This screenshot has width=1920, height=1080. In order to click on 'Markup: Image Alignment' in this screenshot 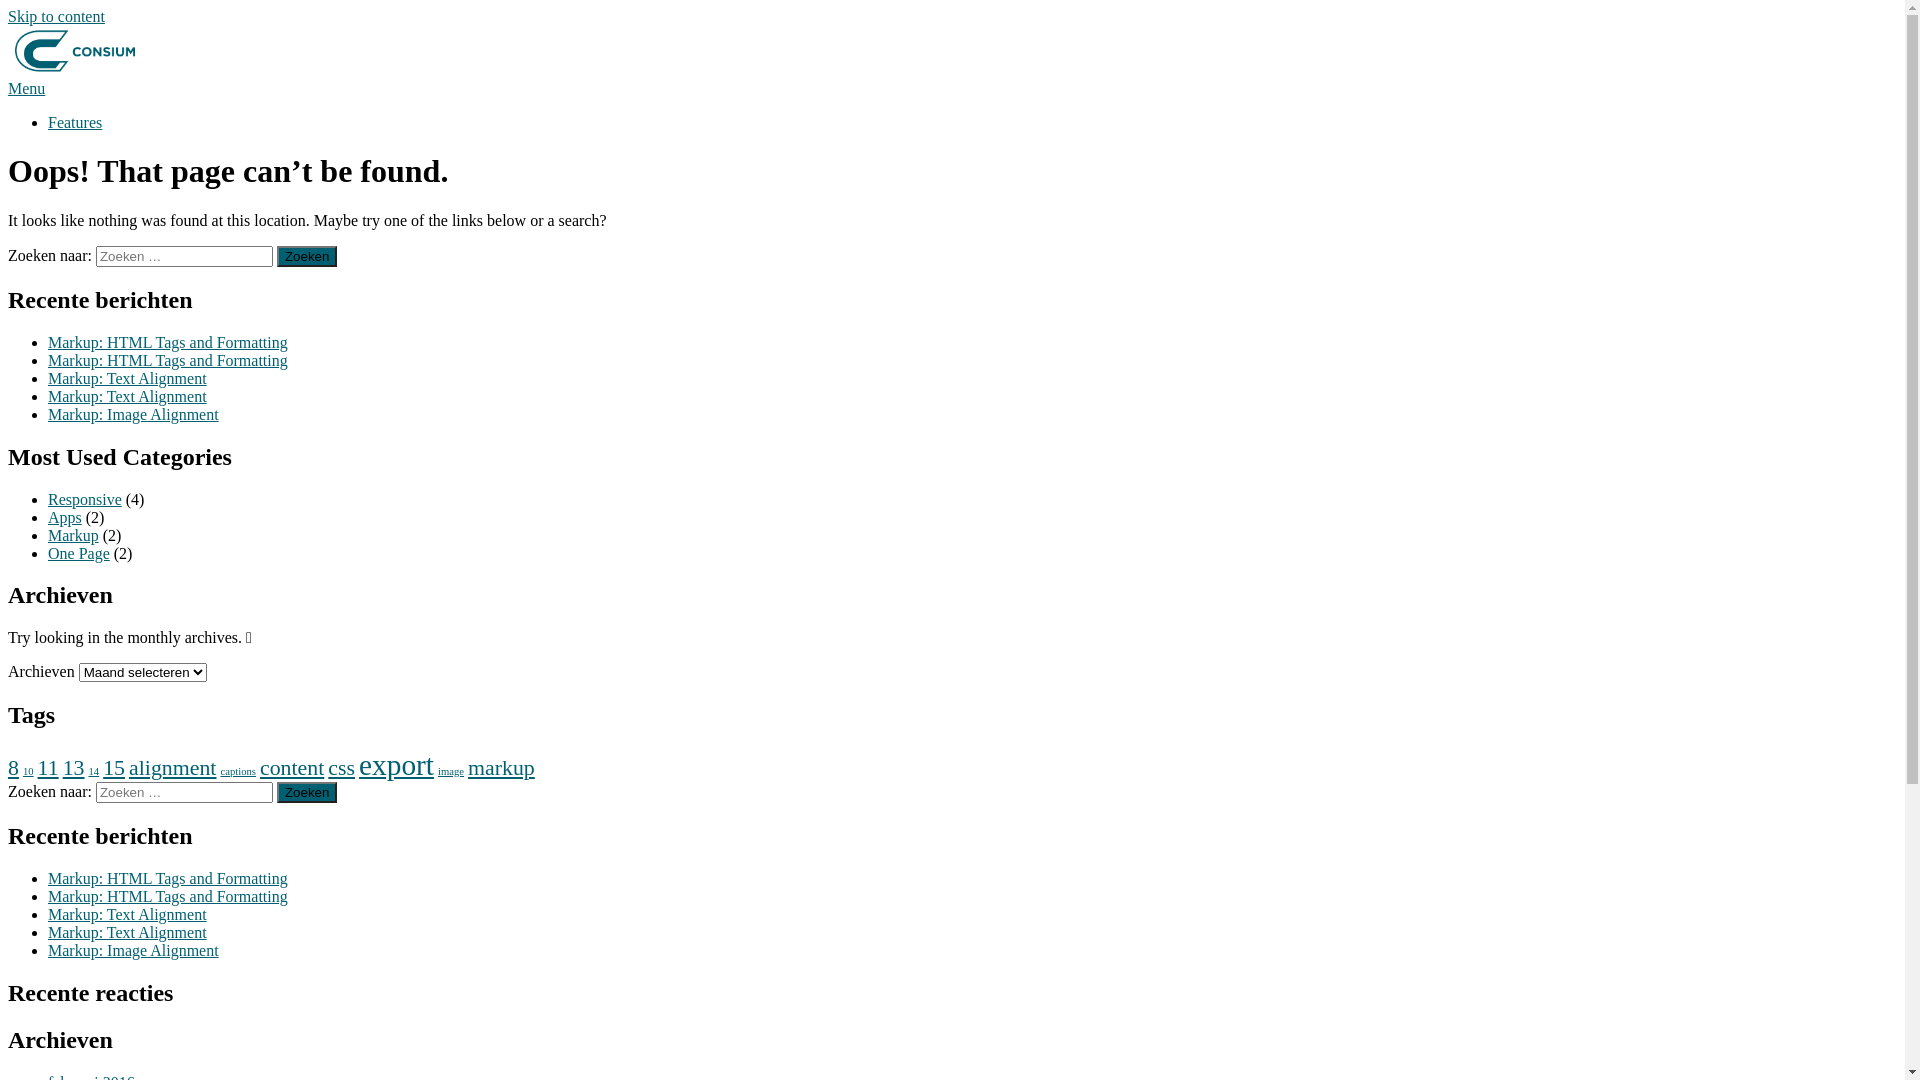, I will do `click(132, 413)`.